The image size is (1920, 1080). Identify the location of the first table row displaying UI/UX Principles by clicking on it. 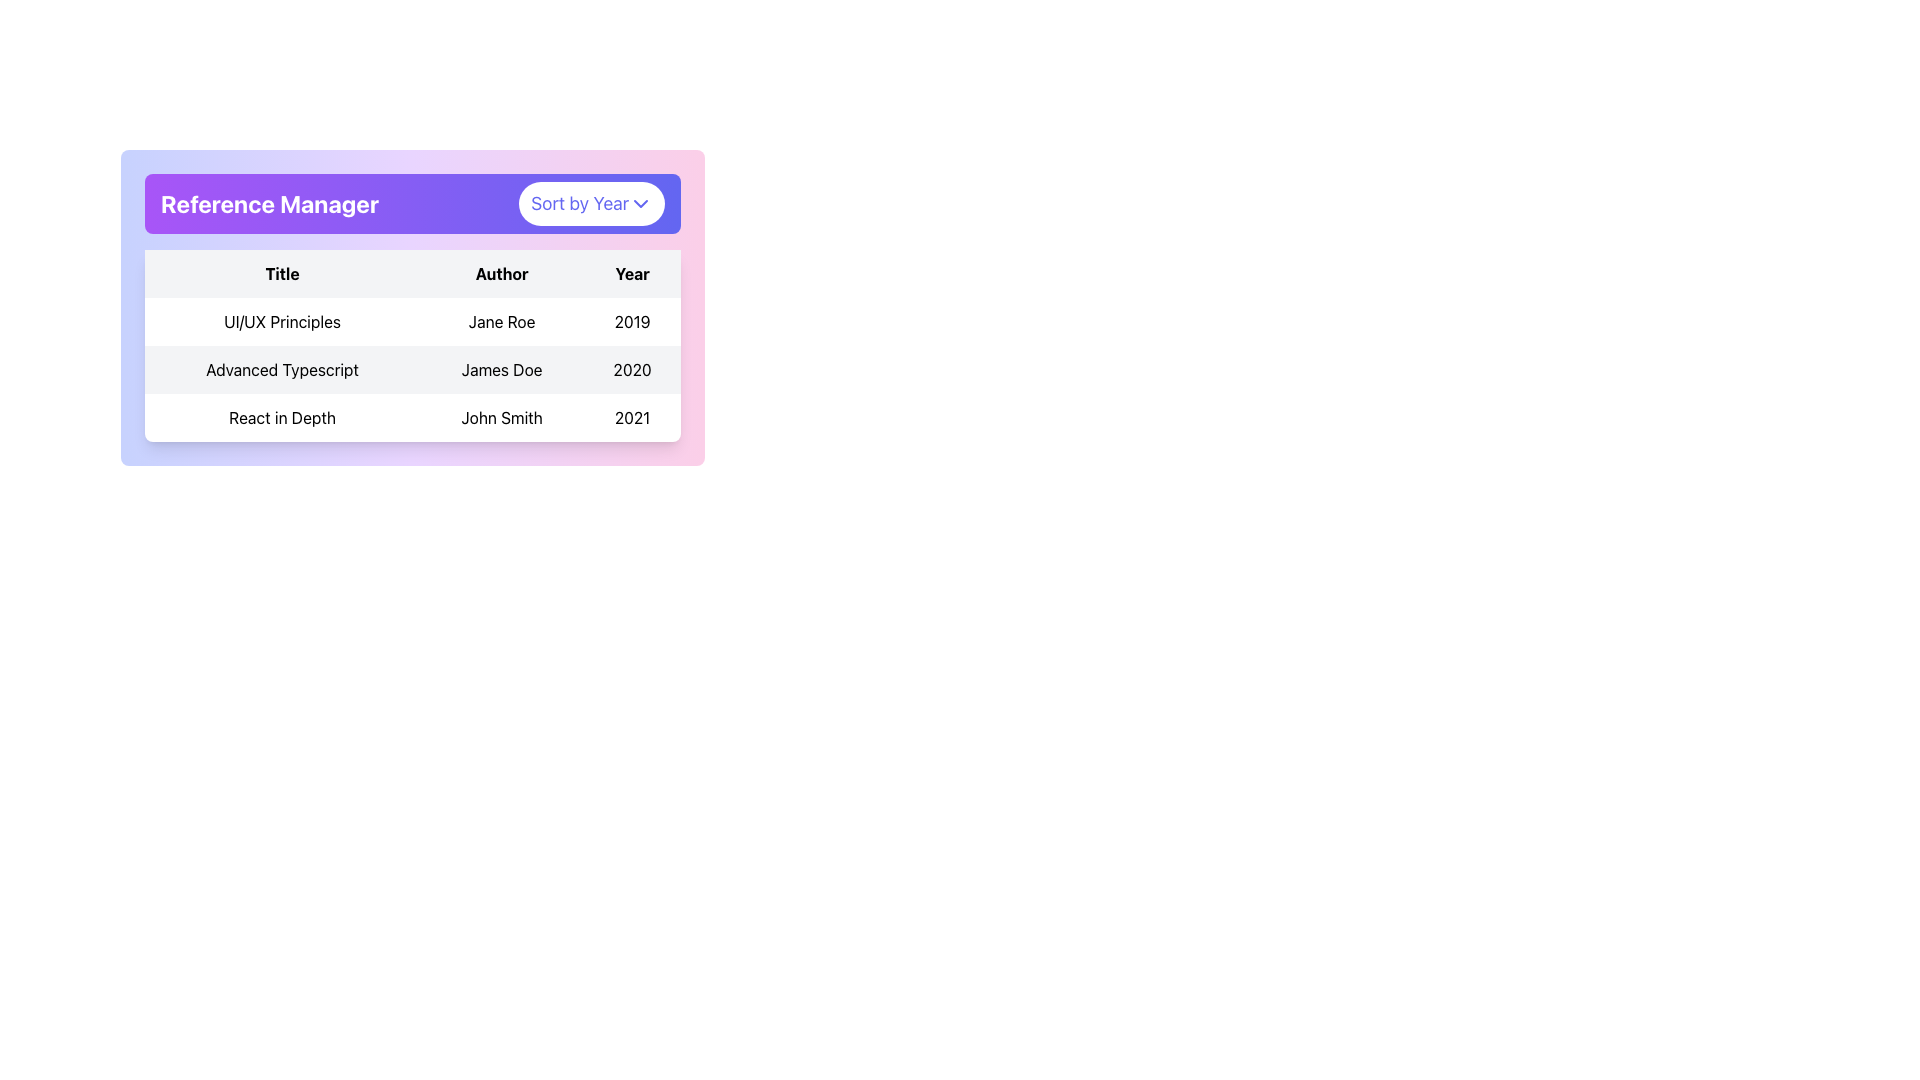
(411, 320).